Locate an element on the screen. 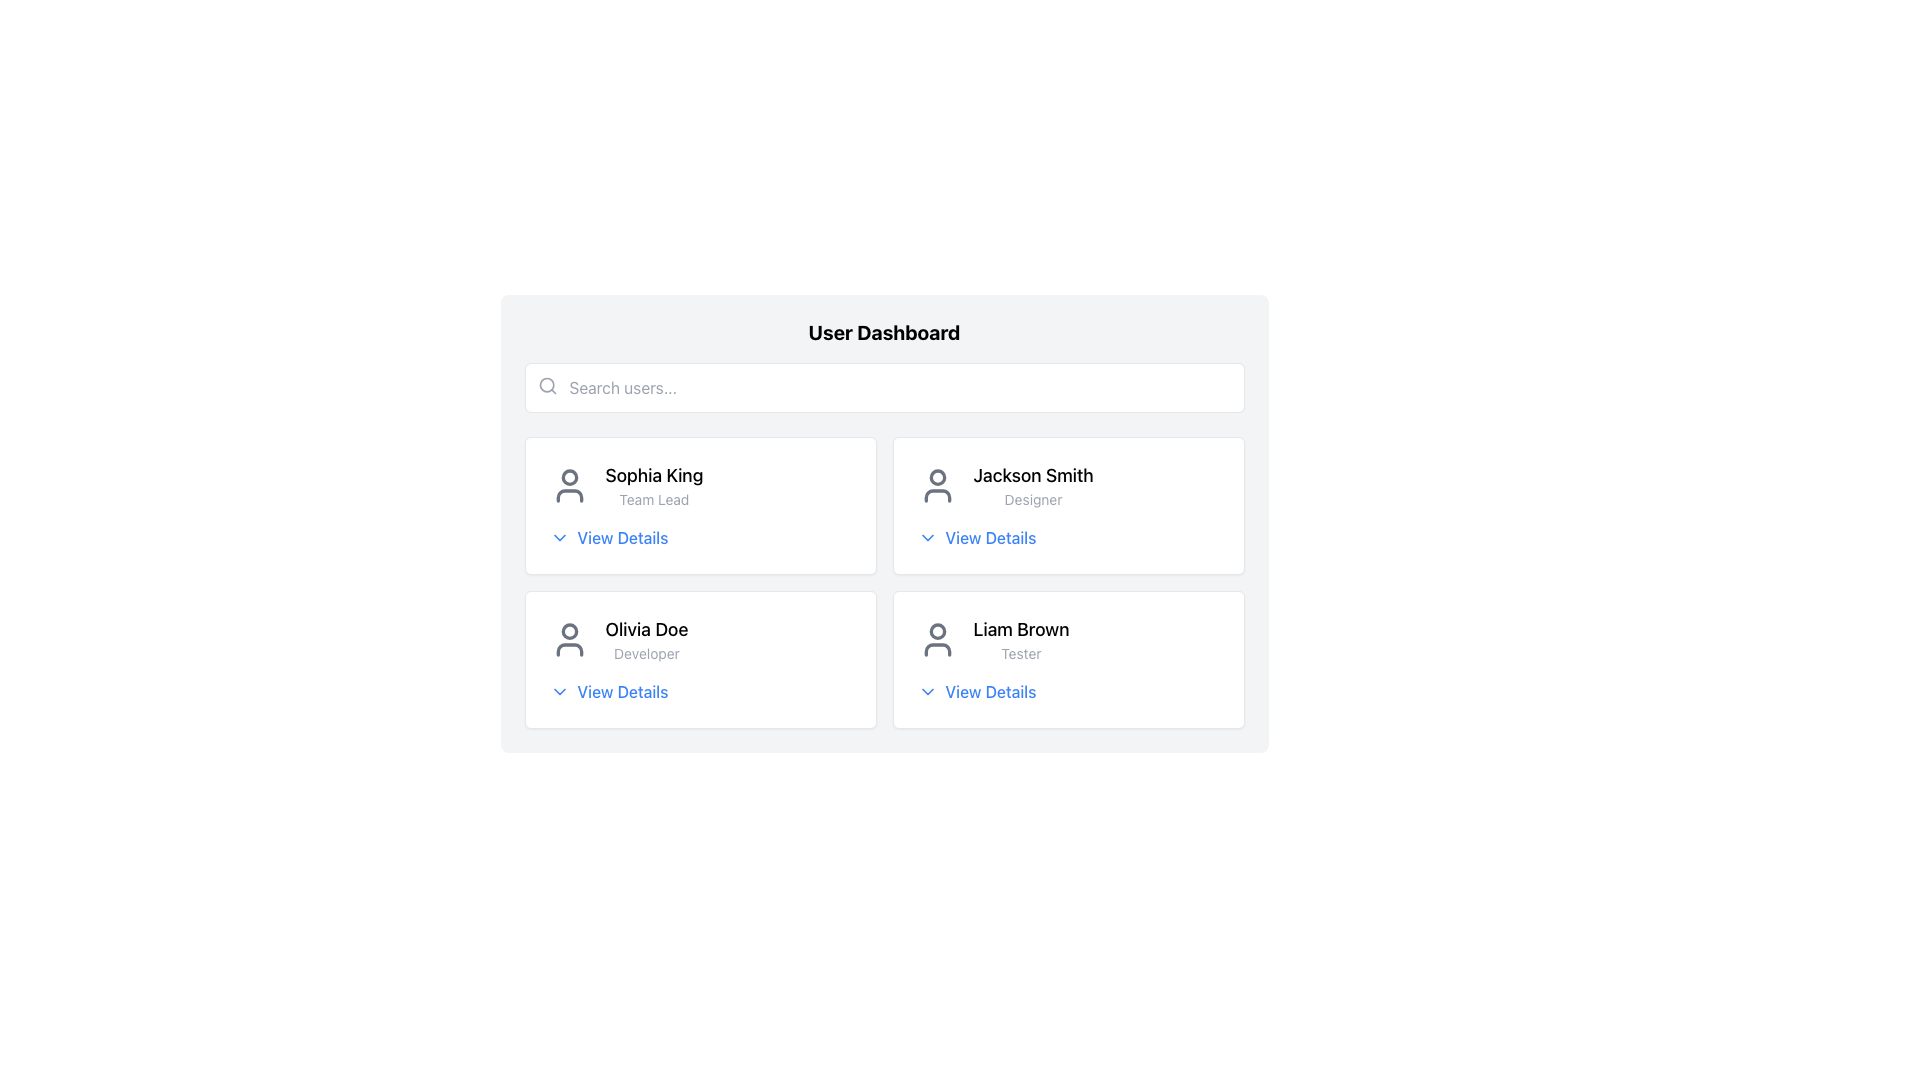 This screenshot has width=1920, height=1080. the 'View Details' text-based link button located below 'Sophia King Team Lead' in the user information card is located at coordinates (608, 536).